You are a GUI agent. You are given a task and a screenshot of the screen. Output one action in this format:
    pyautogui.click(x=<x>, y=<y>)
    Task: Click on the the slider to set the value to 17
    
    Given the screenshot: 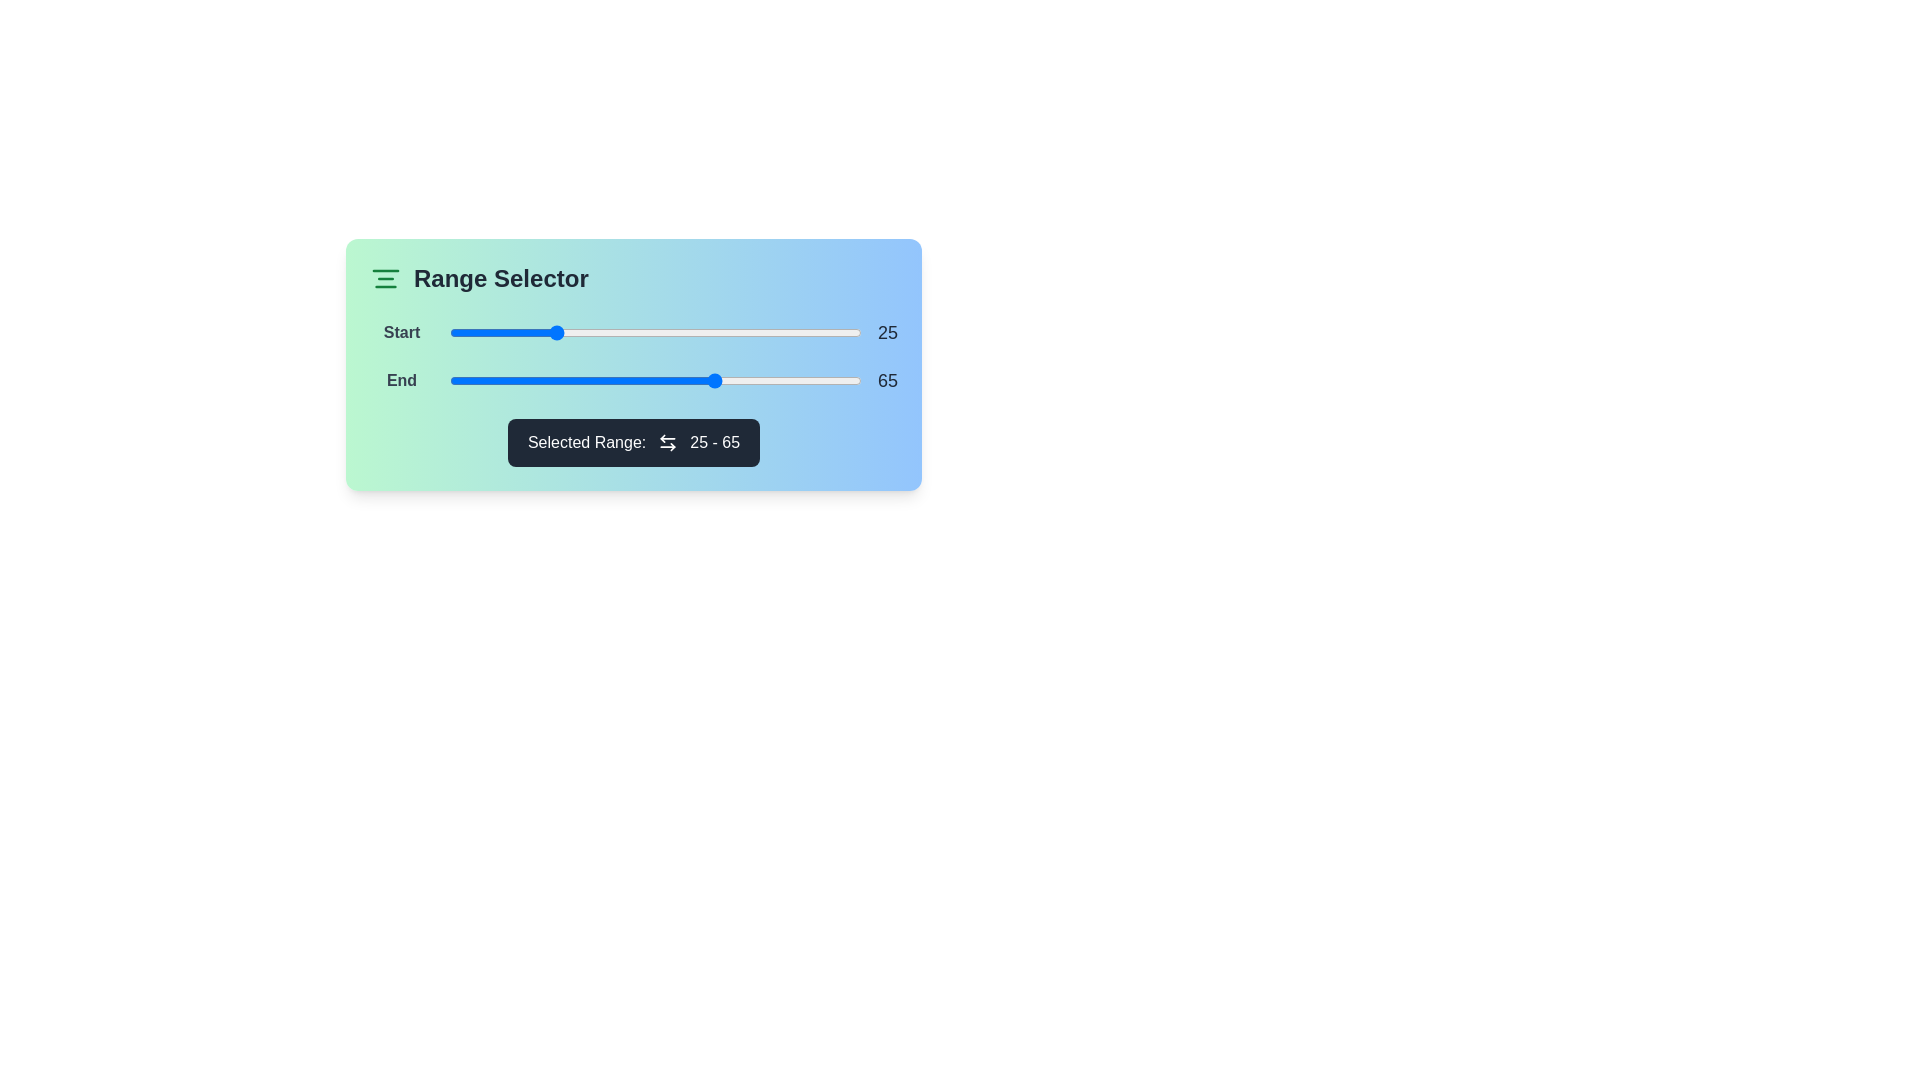 What is the action you would take?
    pyautogui.click(x=519, y=331)
    